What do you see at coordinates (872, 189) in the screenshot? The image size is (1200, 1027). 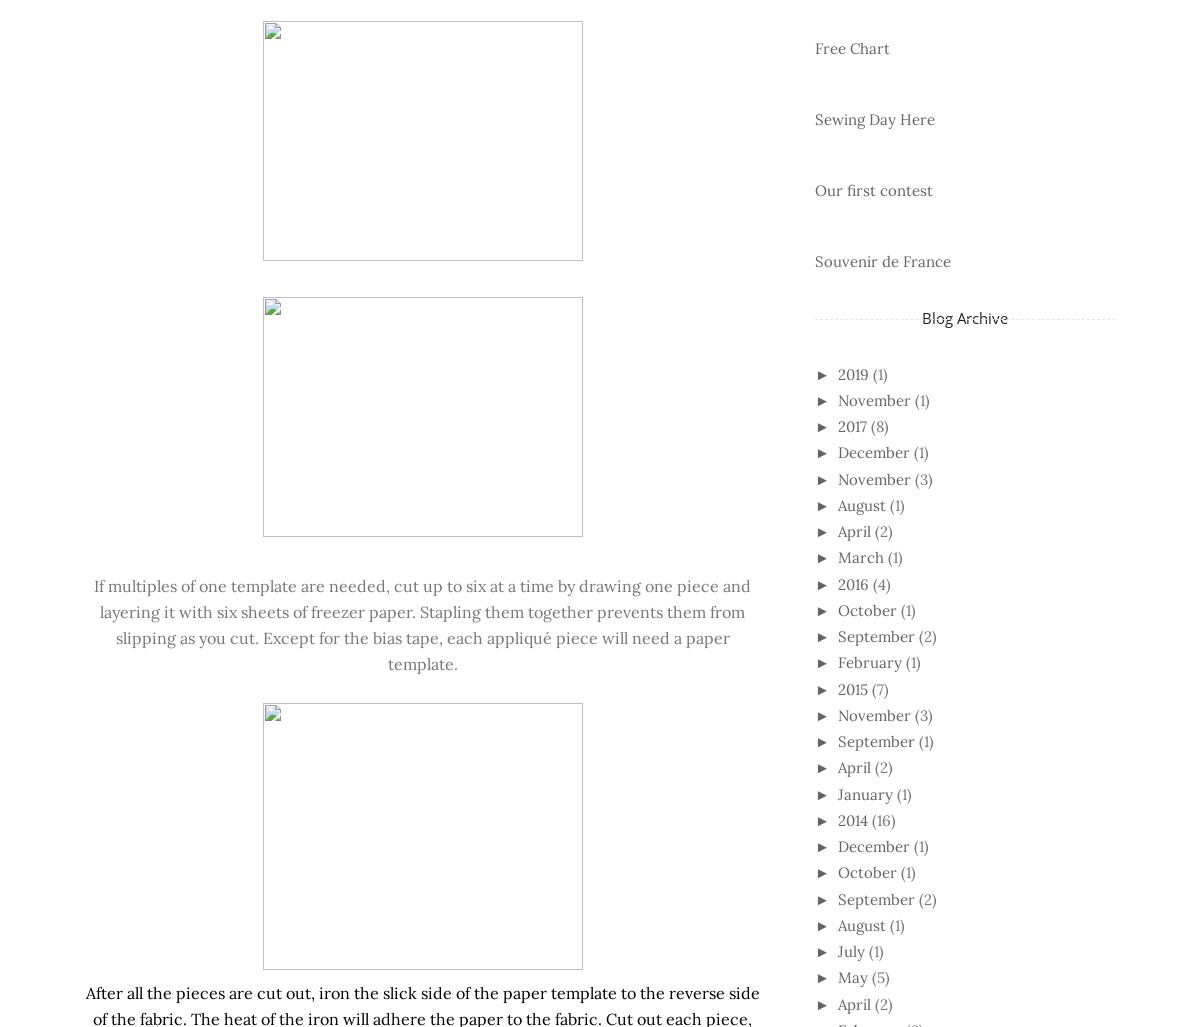 I see `'Our first contest'` at bounding box center [872, 189].